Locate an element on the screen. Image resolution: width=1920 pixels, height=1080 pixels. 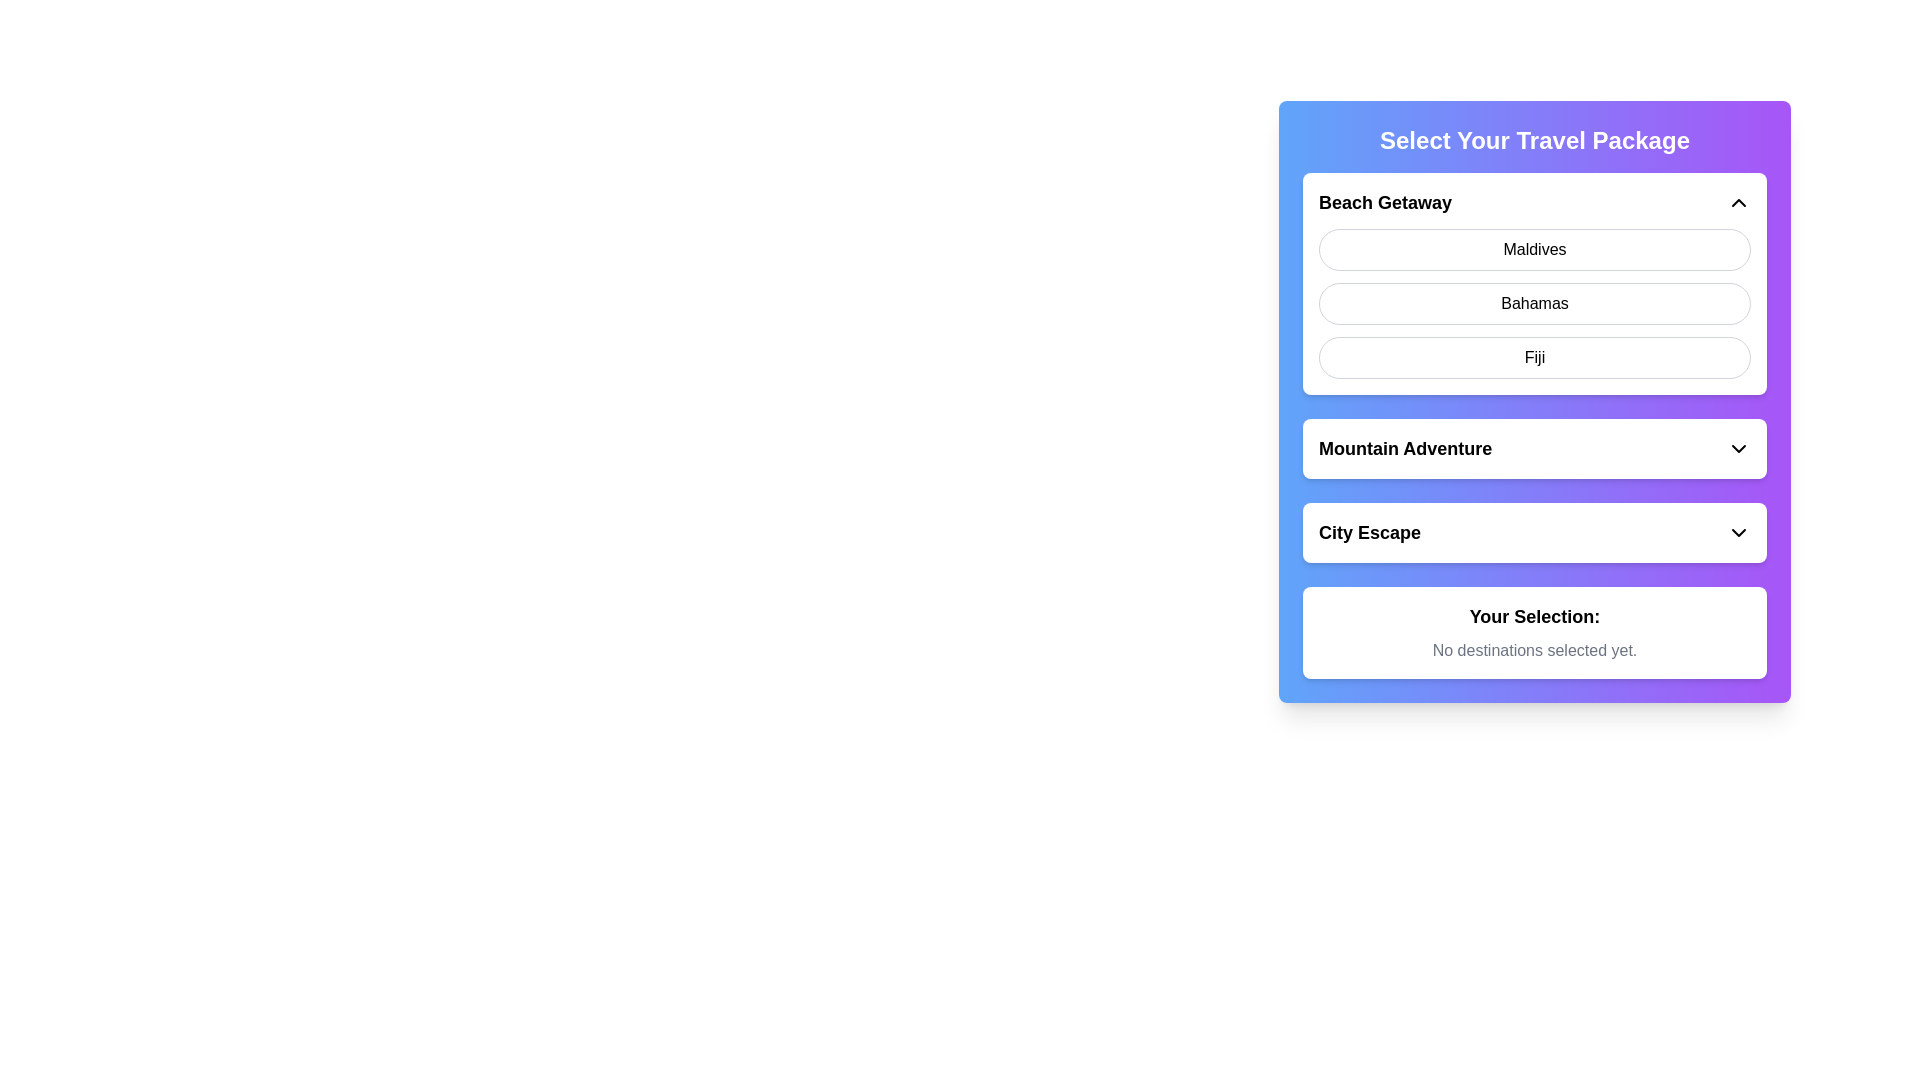
the 'Maldives' button, which is a rectangular button with rounded corners and a white background, located in the 'Beach Getaway' section at the top of the list to change its background color to light blue is located at coordinates (1534, 249).